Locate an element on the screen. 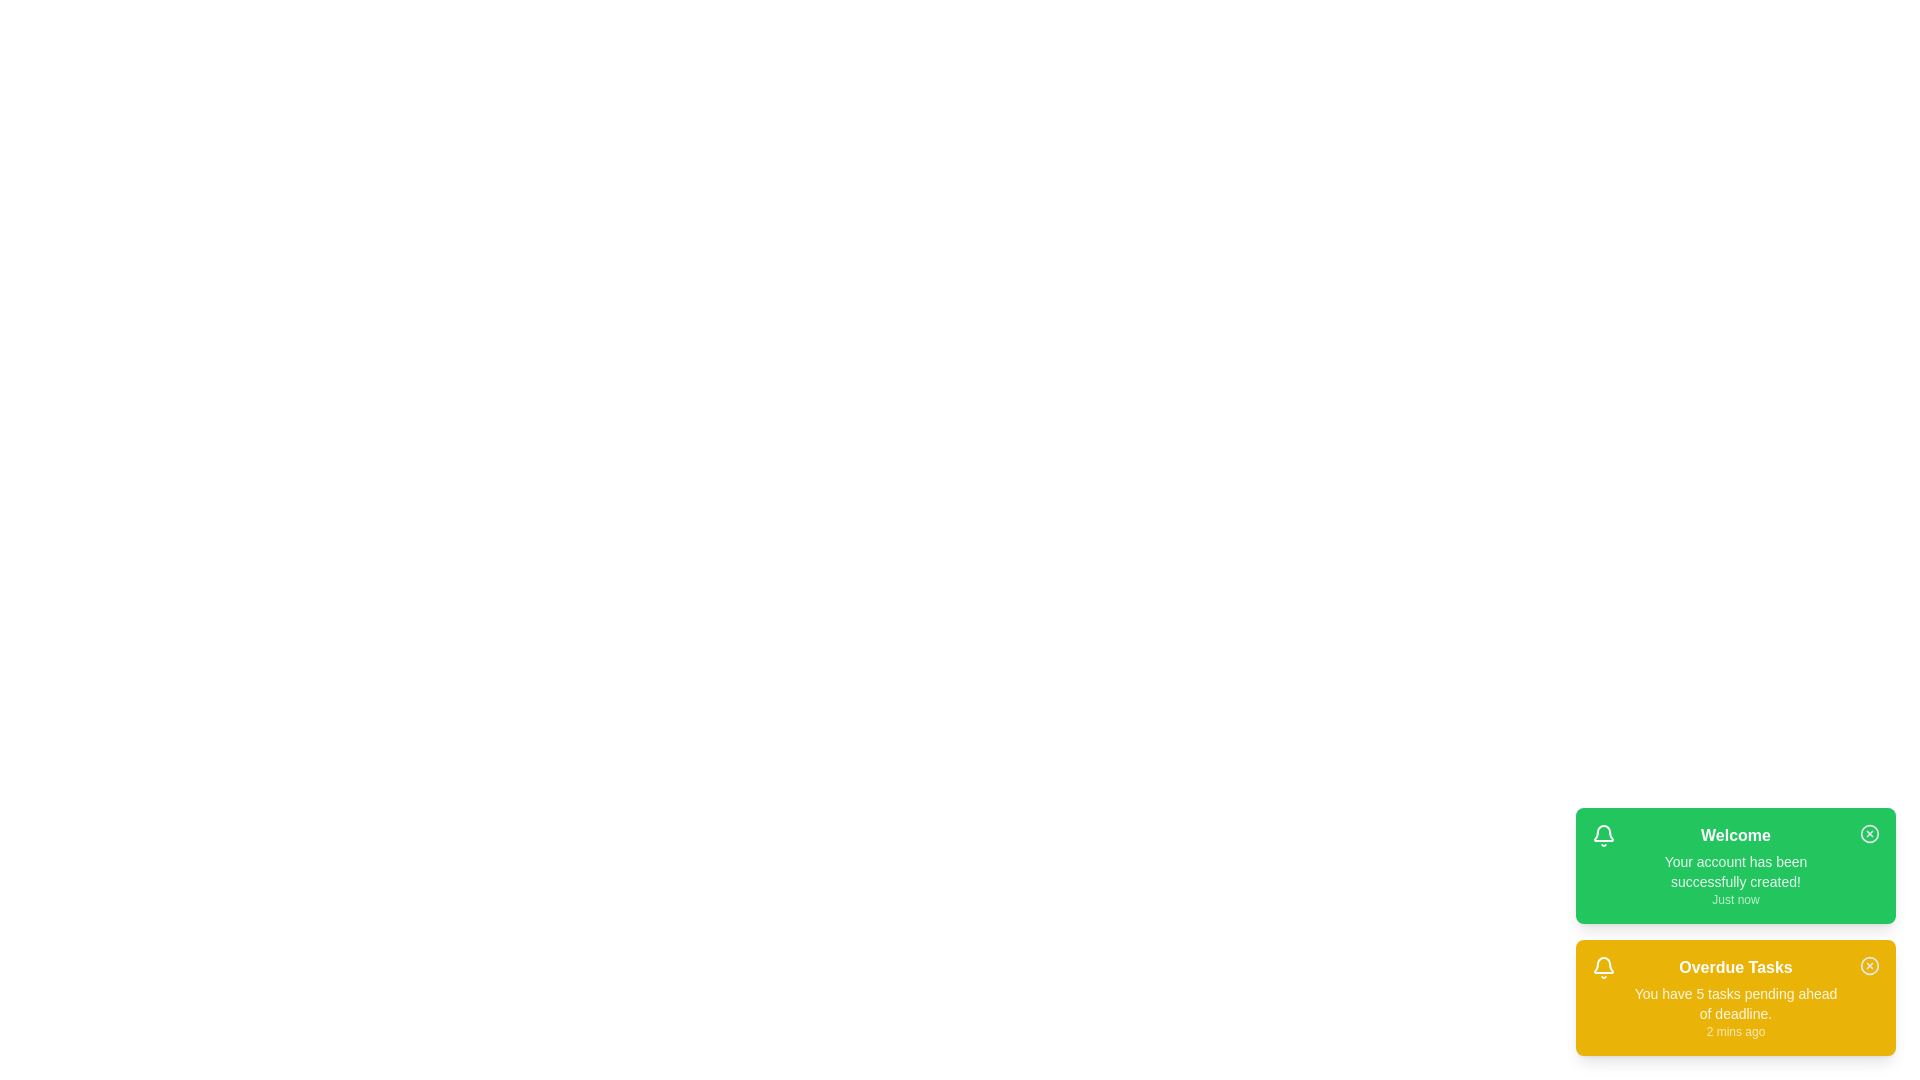  the notification to observe the hover effect is located at coordinates (1735, 865).